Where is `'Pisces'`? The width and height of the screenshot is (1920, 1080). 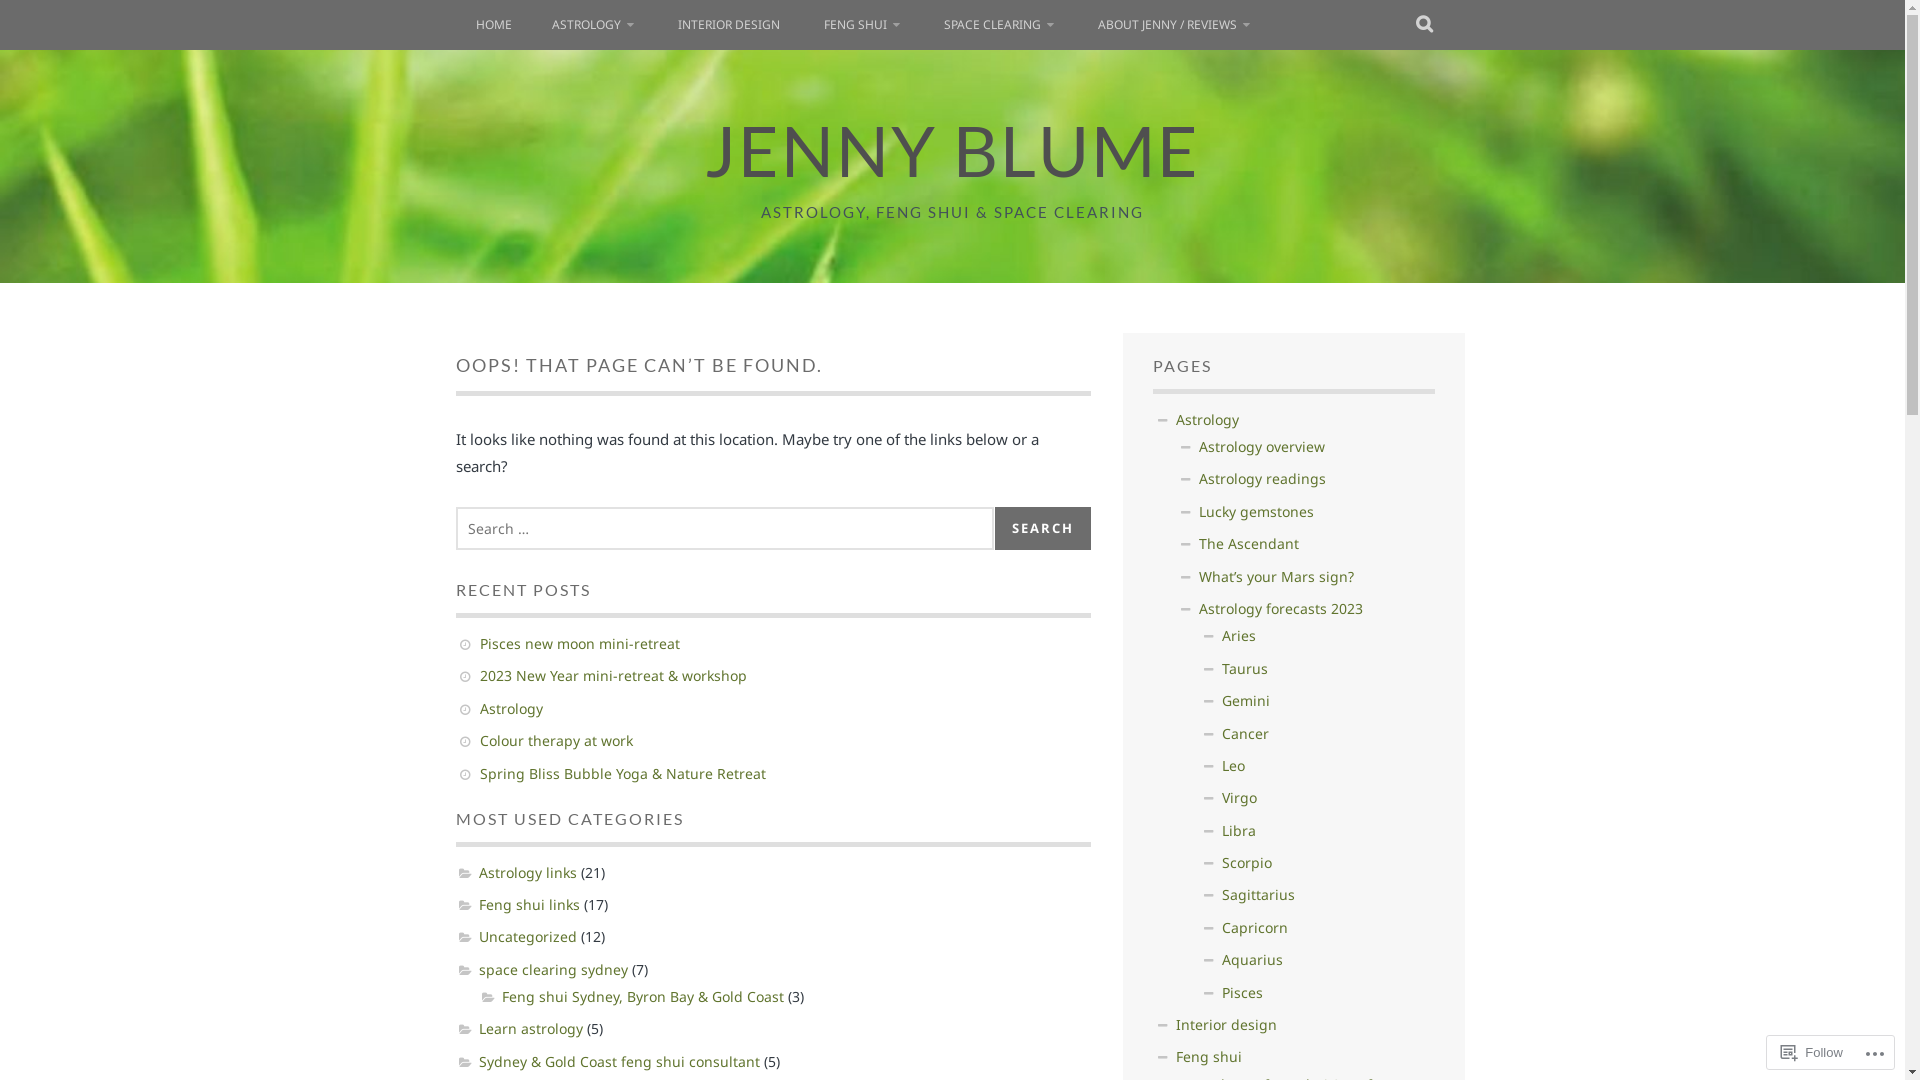
'Pisces' is located at coordinates (1241, 992).